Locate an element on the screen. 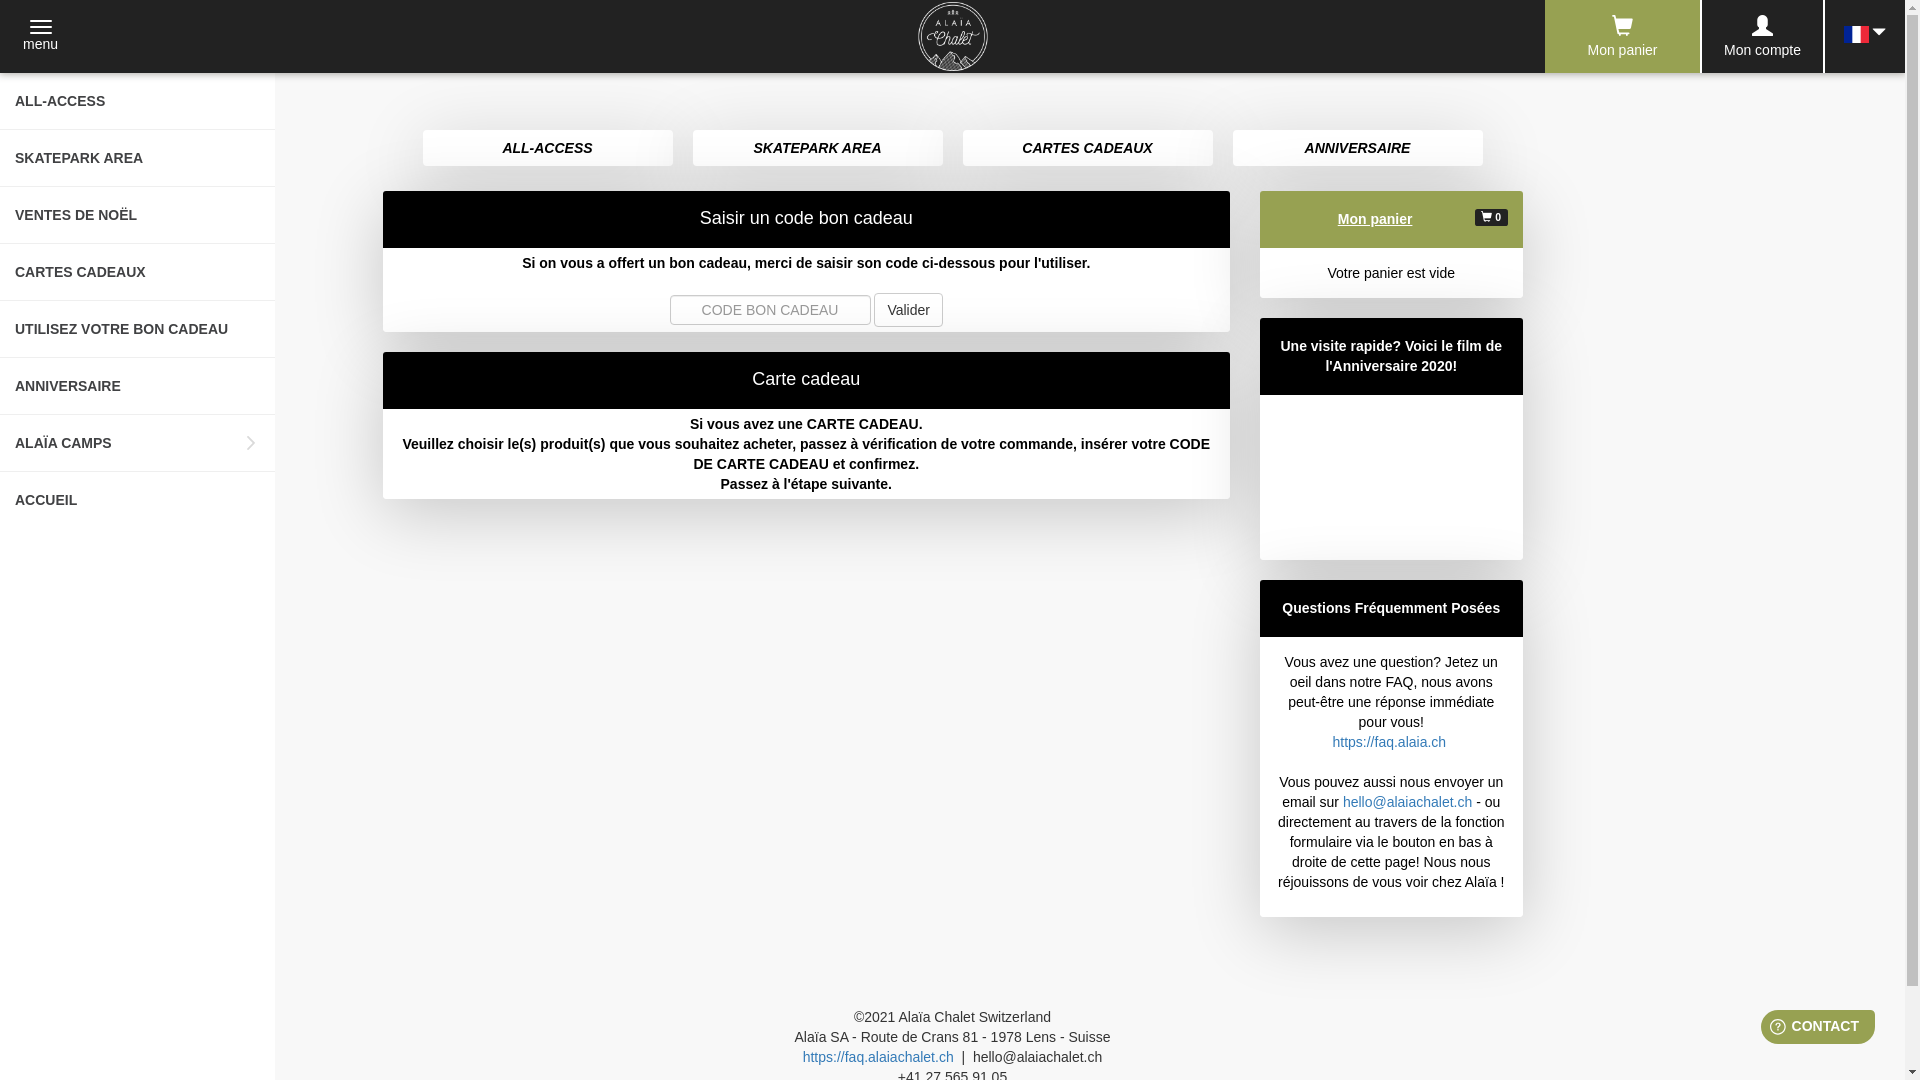 Image resolution: width=1920 pixels, height=1080 pixels. 'https://faq.alaiachalet.ch' is located at coordinates (878, 1055).